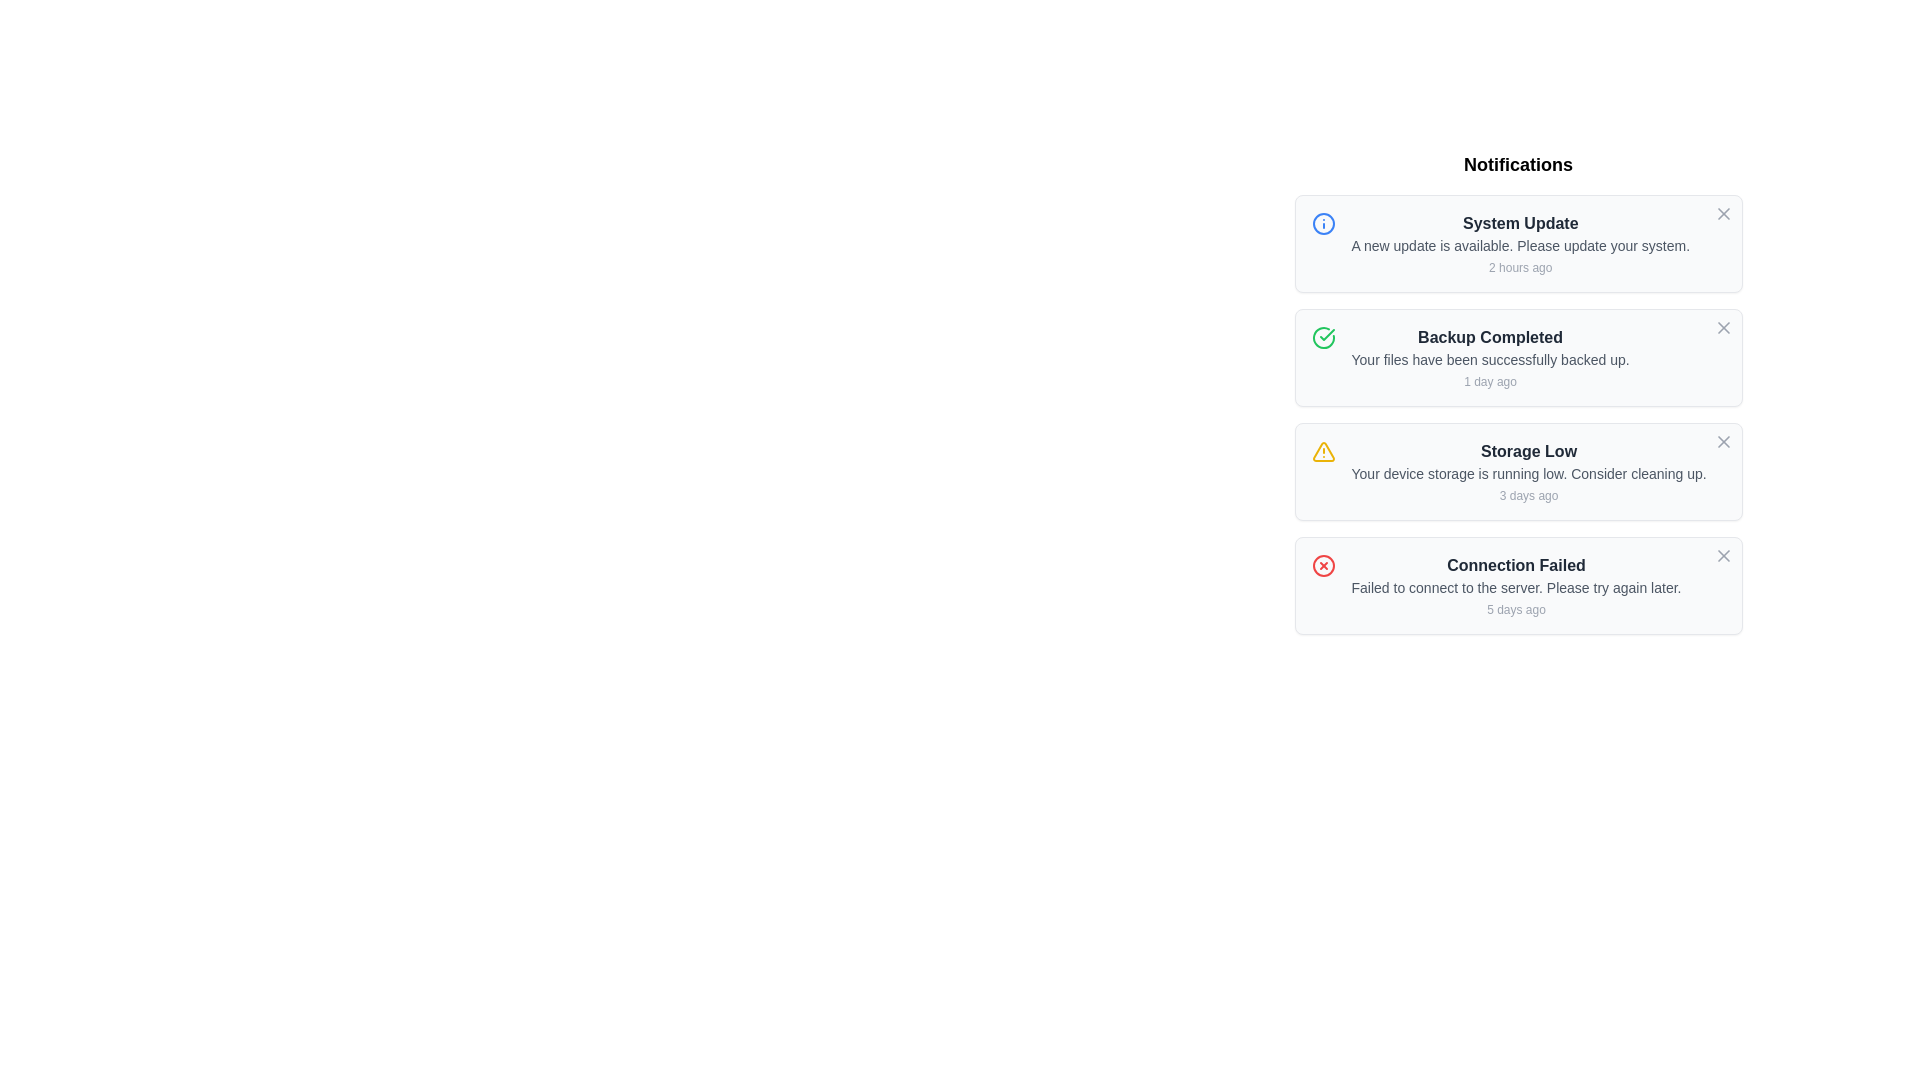  What do you see at coordinates (1490, 358) in the screenshot?
I see `the label that provides additional descriptive information about the completion of a file backup process, which is positioned below the 'Backup Completed' text and above '1 day ago'` at bounding box center [1490, 358].